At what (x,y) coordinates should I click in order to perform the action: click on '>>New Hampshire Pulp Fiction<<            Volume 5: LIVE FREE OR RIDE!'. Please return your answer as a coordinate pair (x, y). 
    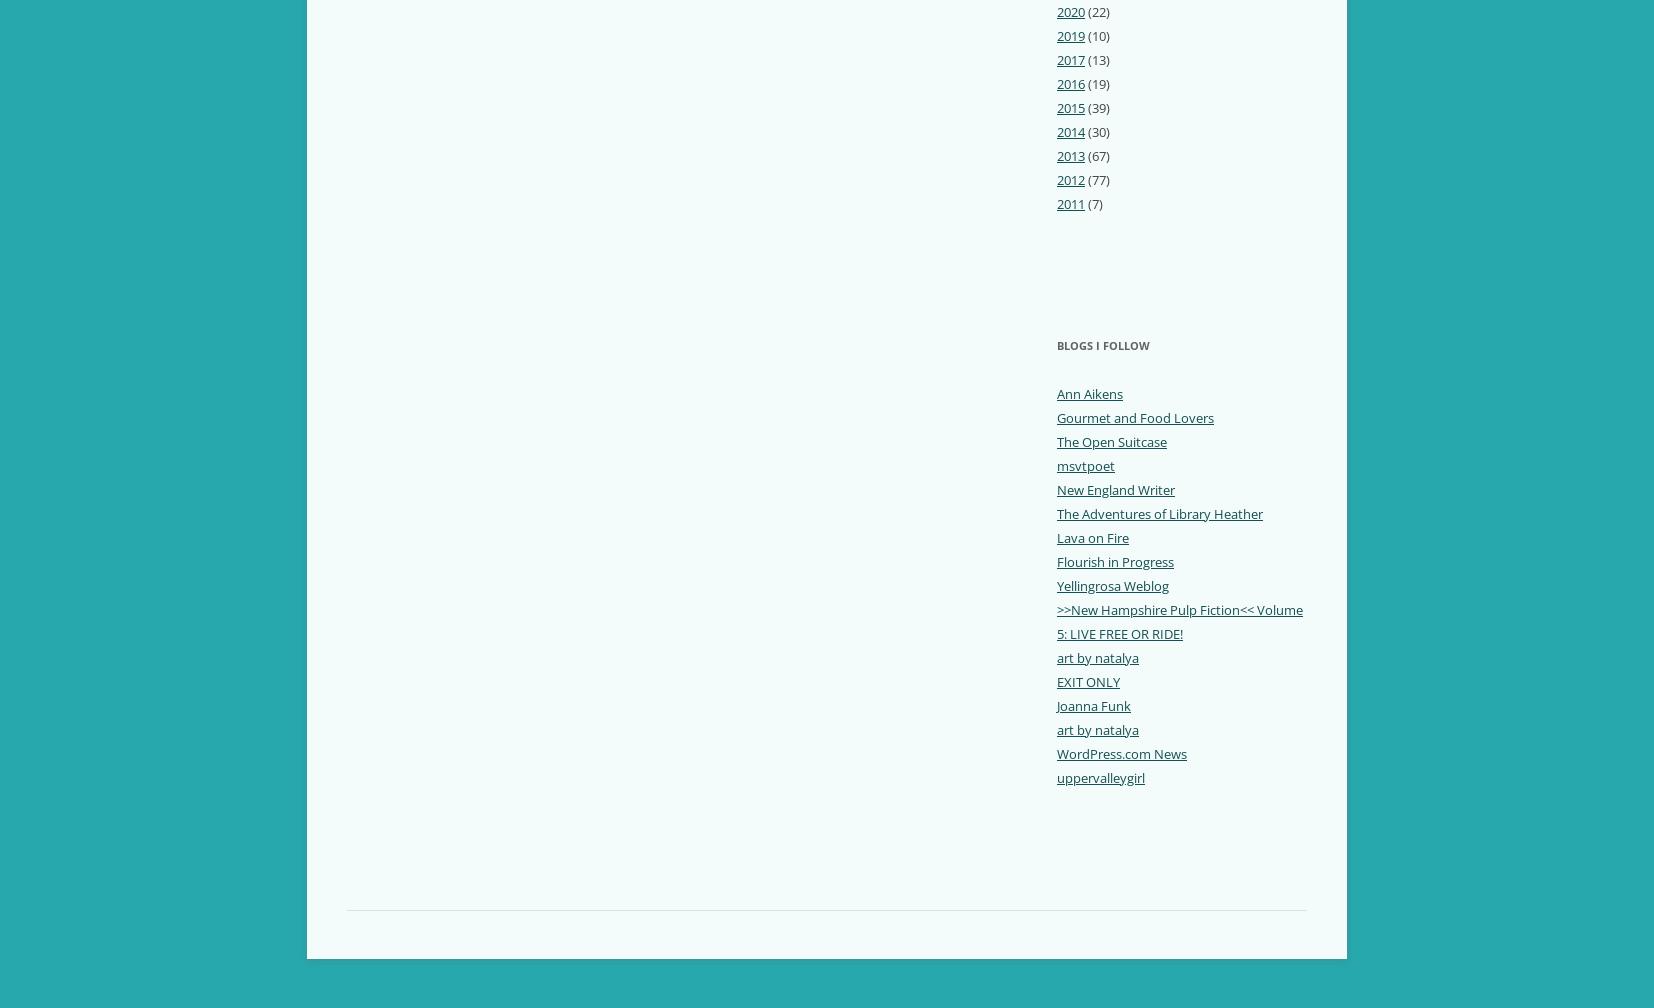
    Looking at the image, I should click on (1178, 621).